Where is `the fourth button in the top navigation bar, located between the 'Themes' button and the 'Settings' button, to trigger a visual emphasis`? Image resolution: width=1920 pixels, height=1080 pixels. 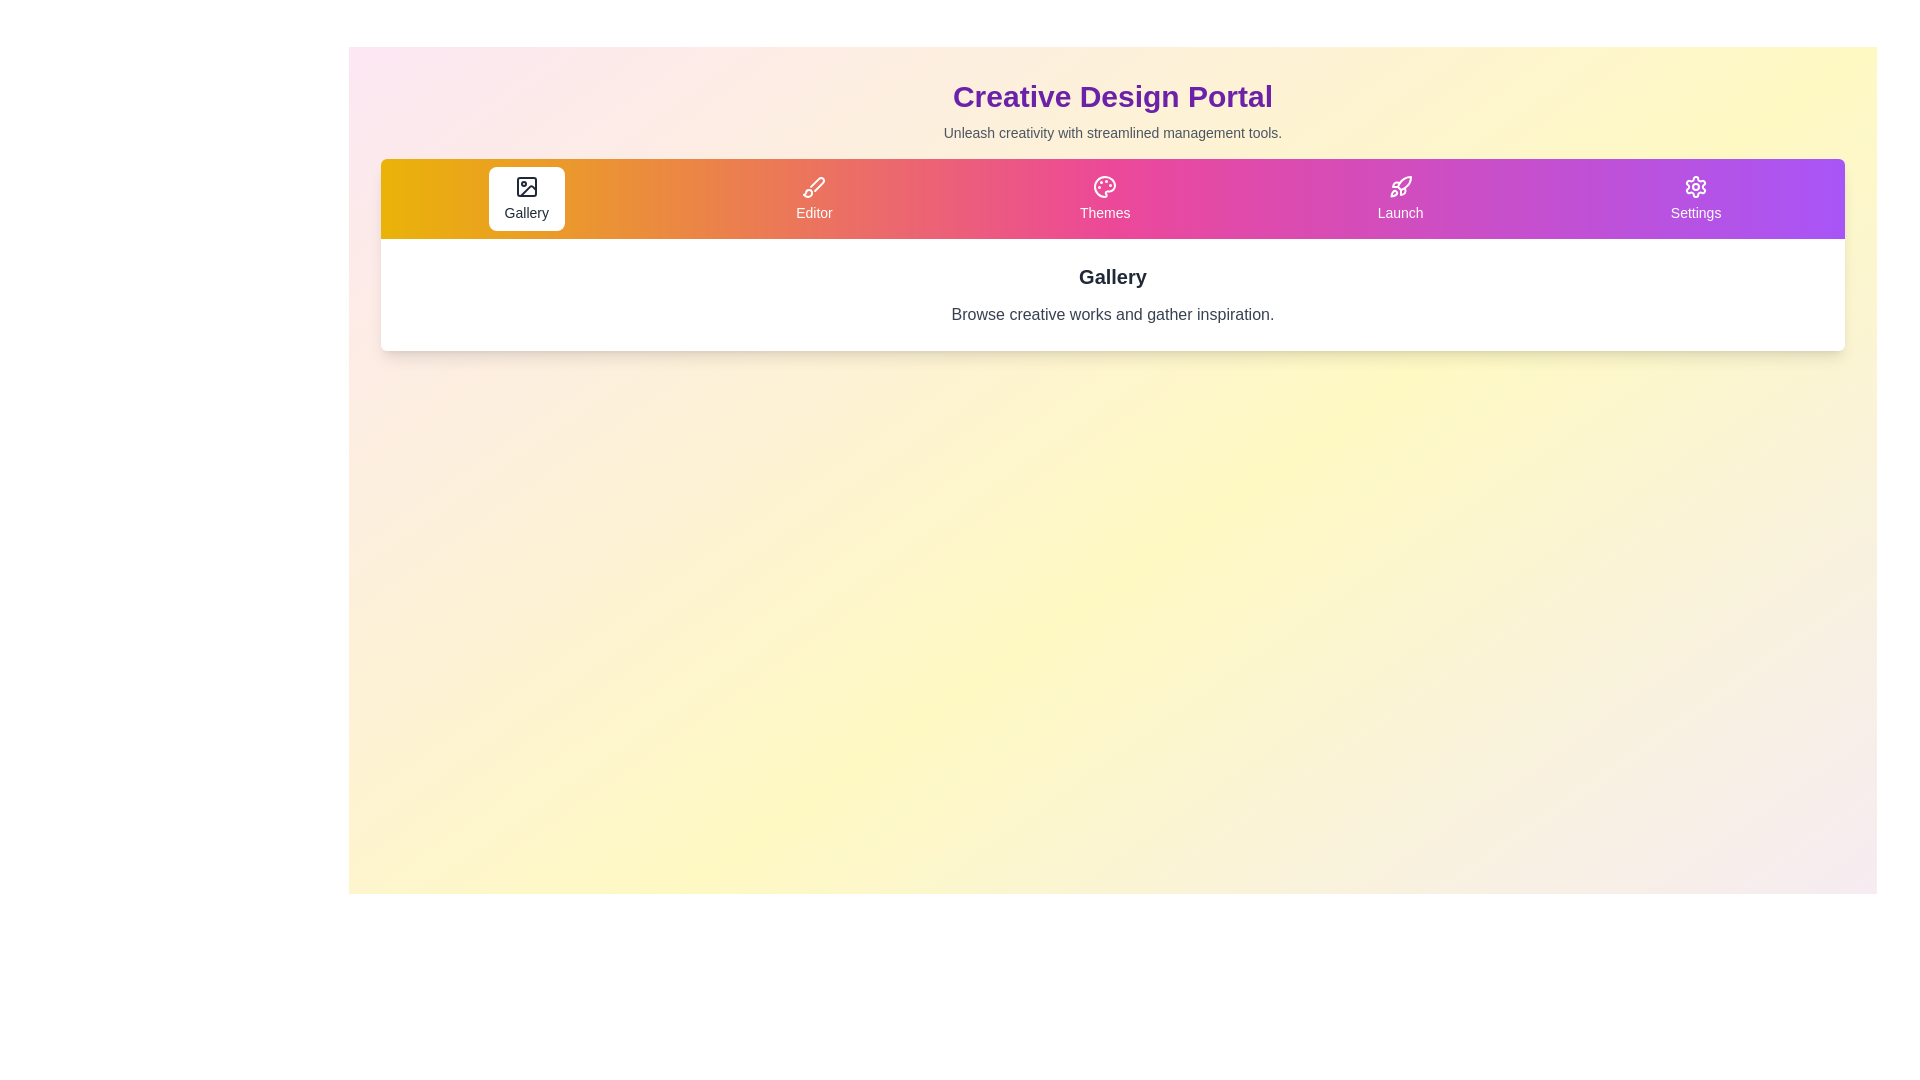 the fourth button in the top navigation bar, located between the 'Themes' button and the 'Settings' button, to trigger a visual emphasis is located at coordinates (1399, 199).